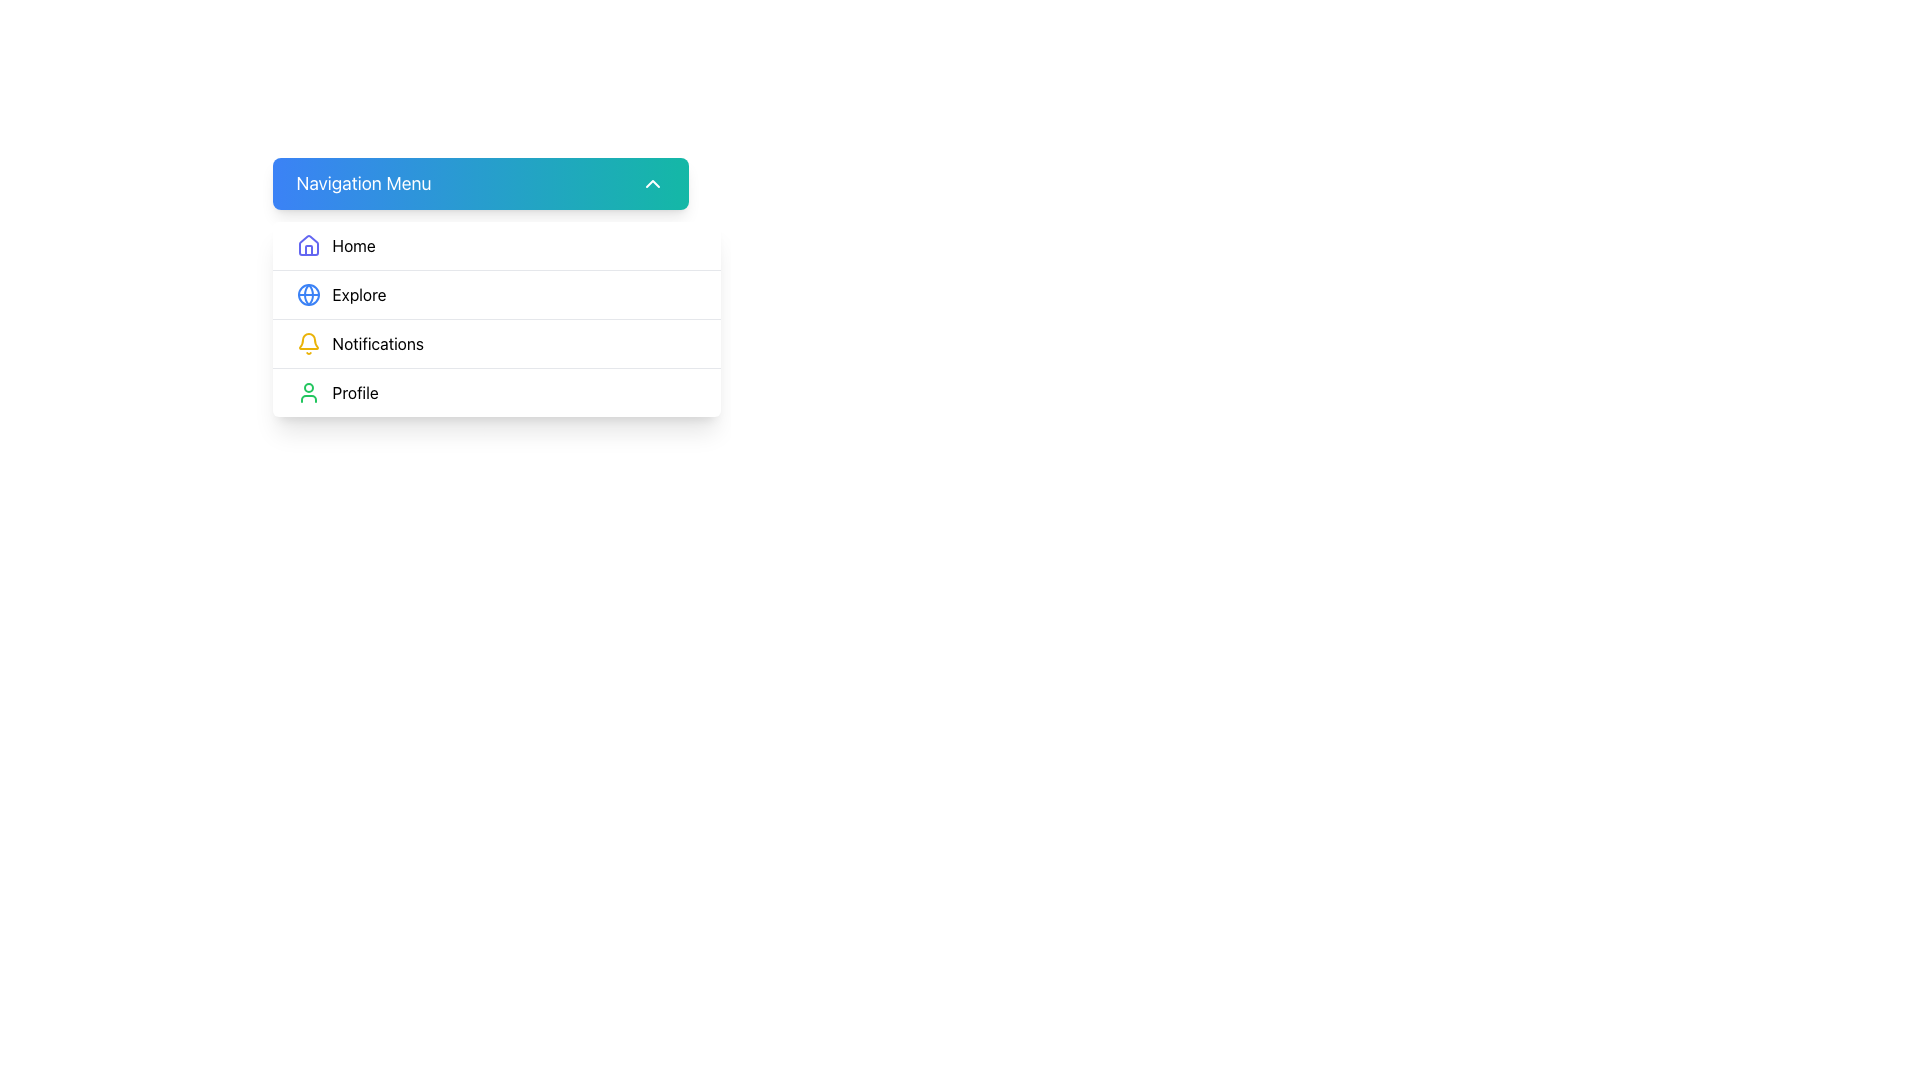 This screenshot has height=1080, width=1920. Describe the element at coordinates (307, 294) in the screenshot. I see `the appearance of the globe icon with a blue border located next to the 'Explore' label in the navigation menu` at that location.